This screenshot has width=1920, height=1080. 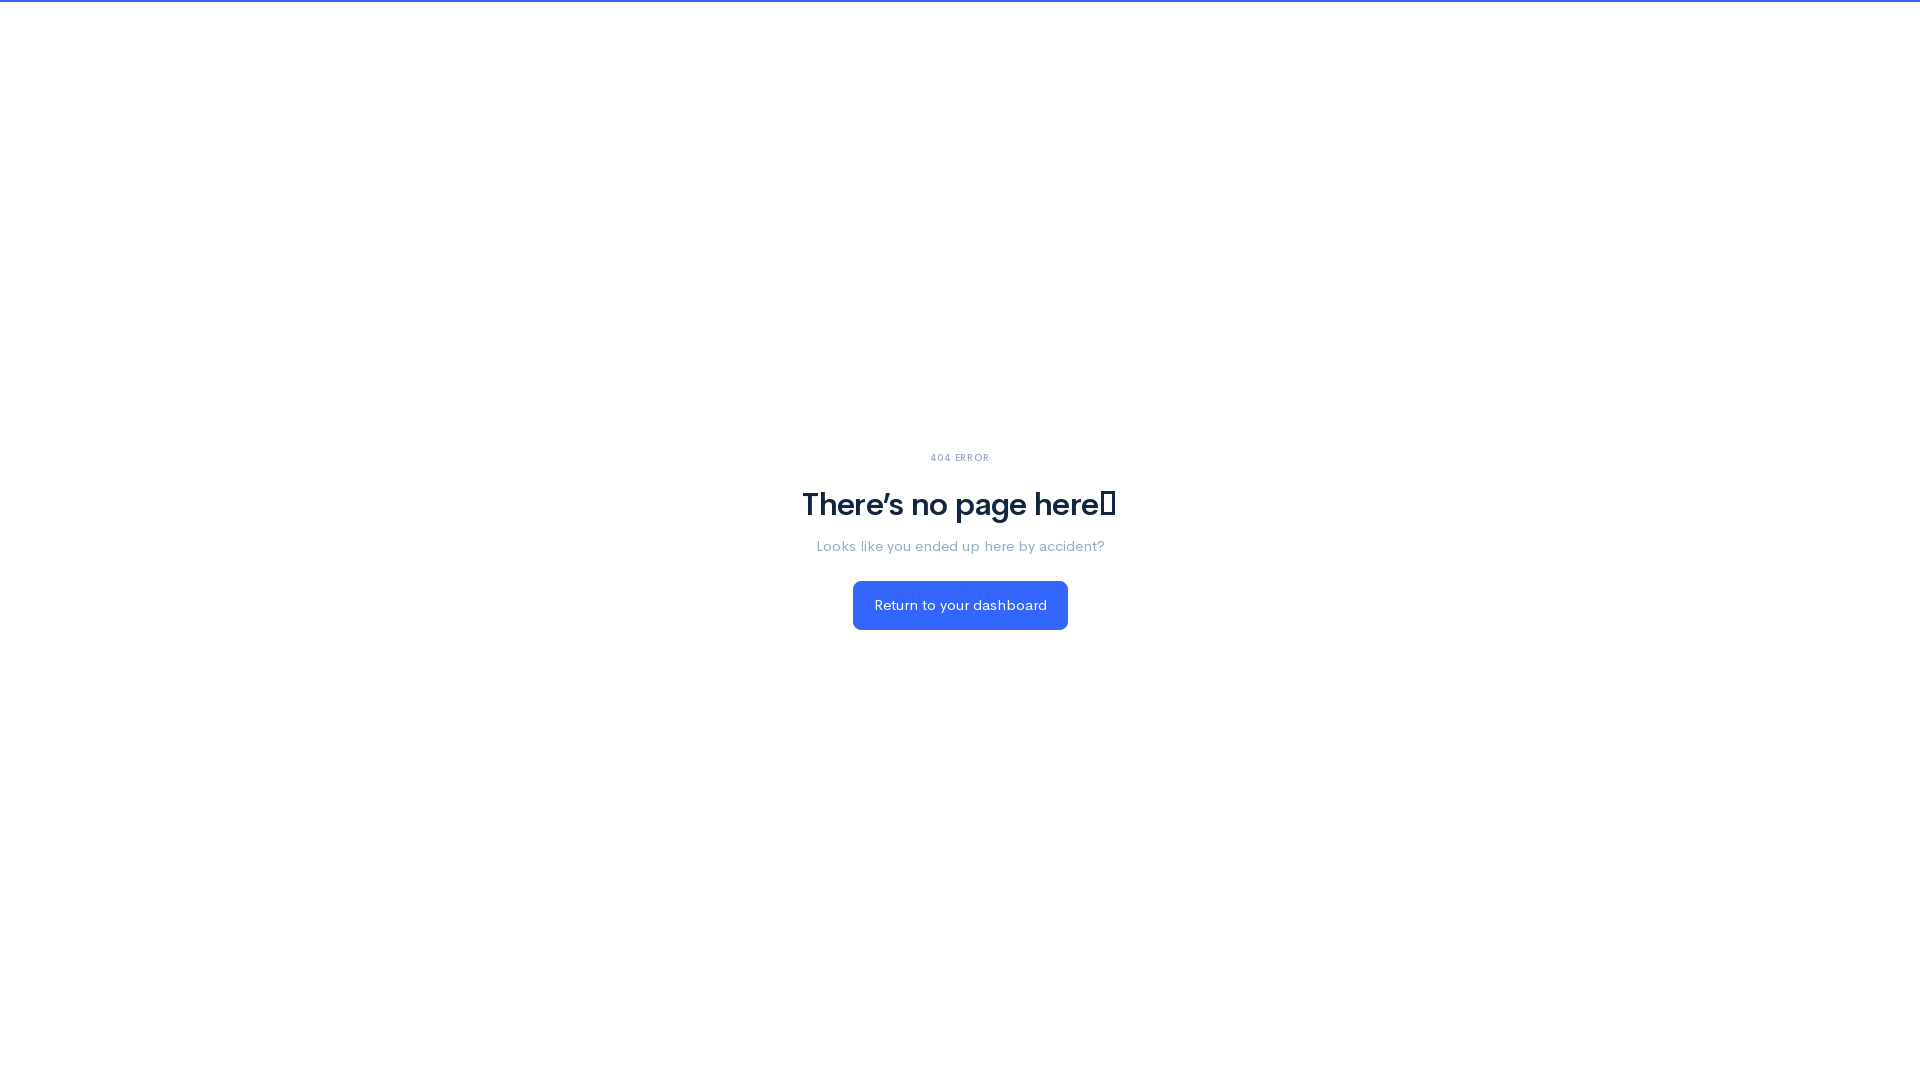 I want to click on 'Return to your dashboard', so click(x=851, y=604).